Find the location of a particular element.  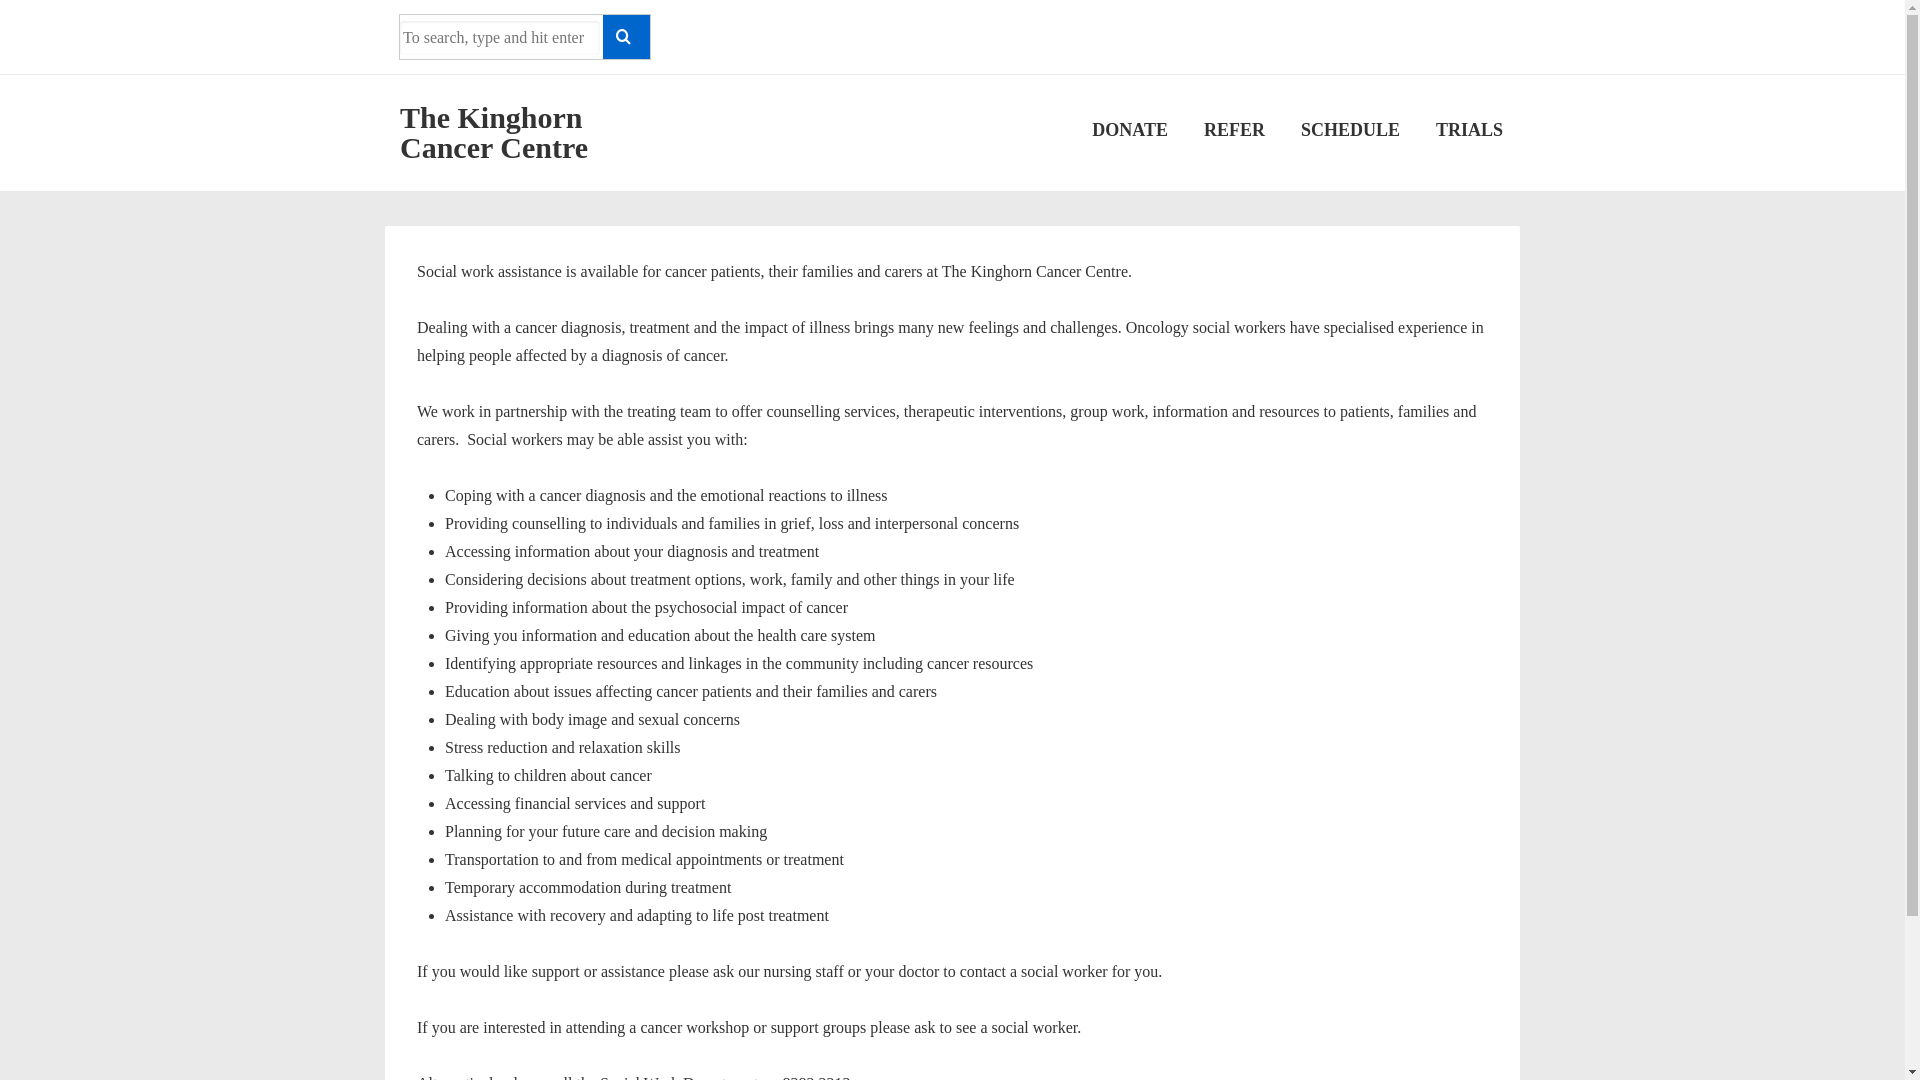

'DONATE' is located at coordinates (1073, 131).